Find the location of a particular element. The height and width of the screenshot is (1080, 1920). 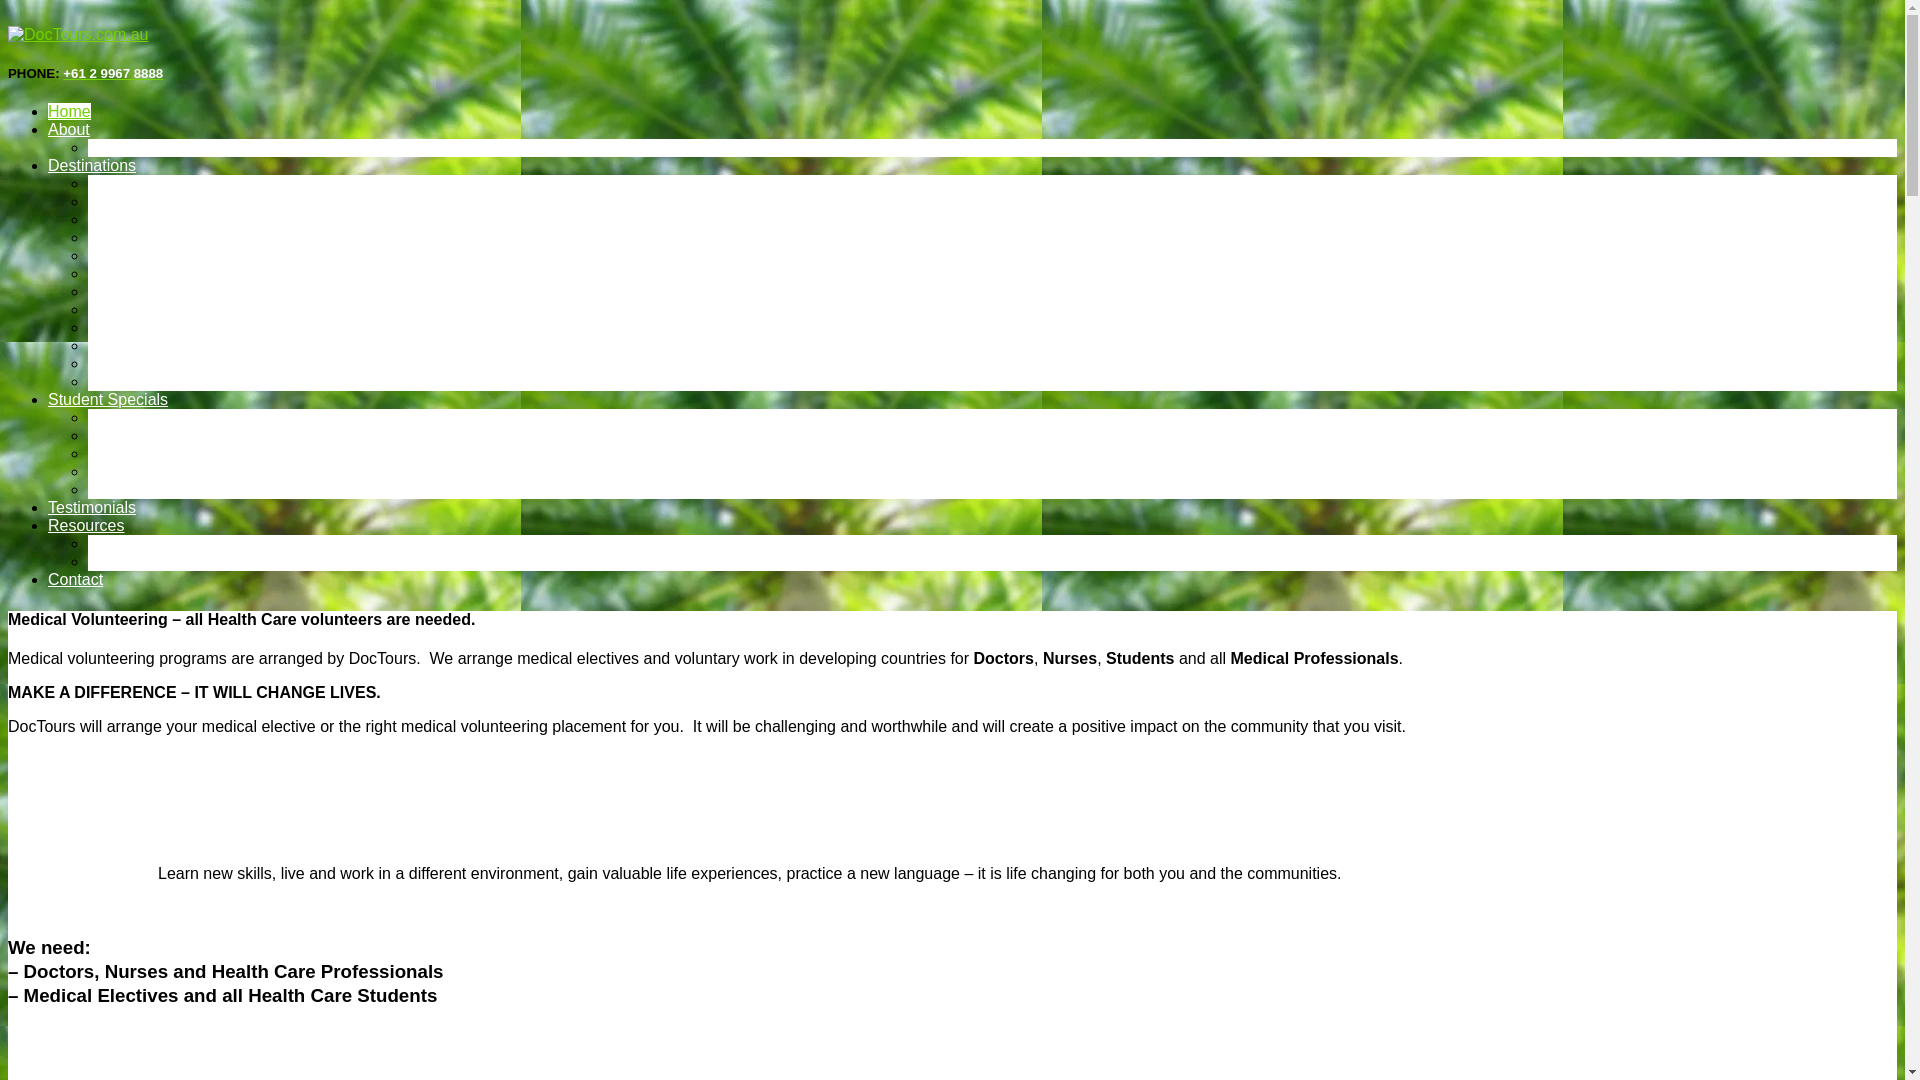

'Student Specials' is located at coordinates (106, 399).